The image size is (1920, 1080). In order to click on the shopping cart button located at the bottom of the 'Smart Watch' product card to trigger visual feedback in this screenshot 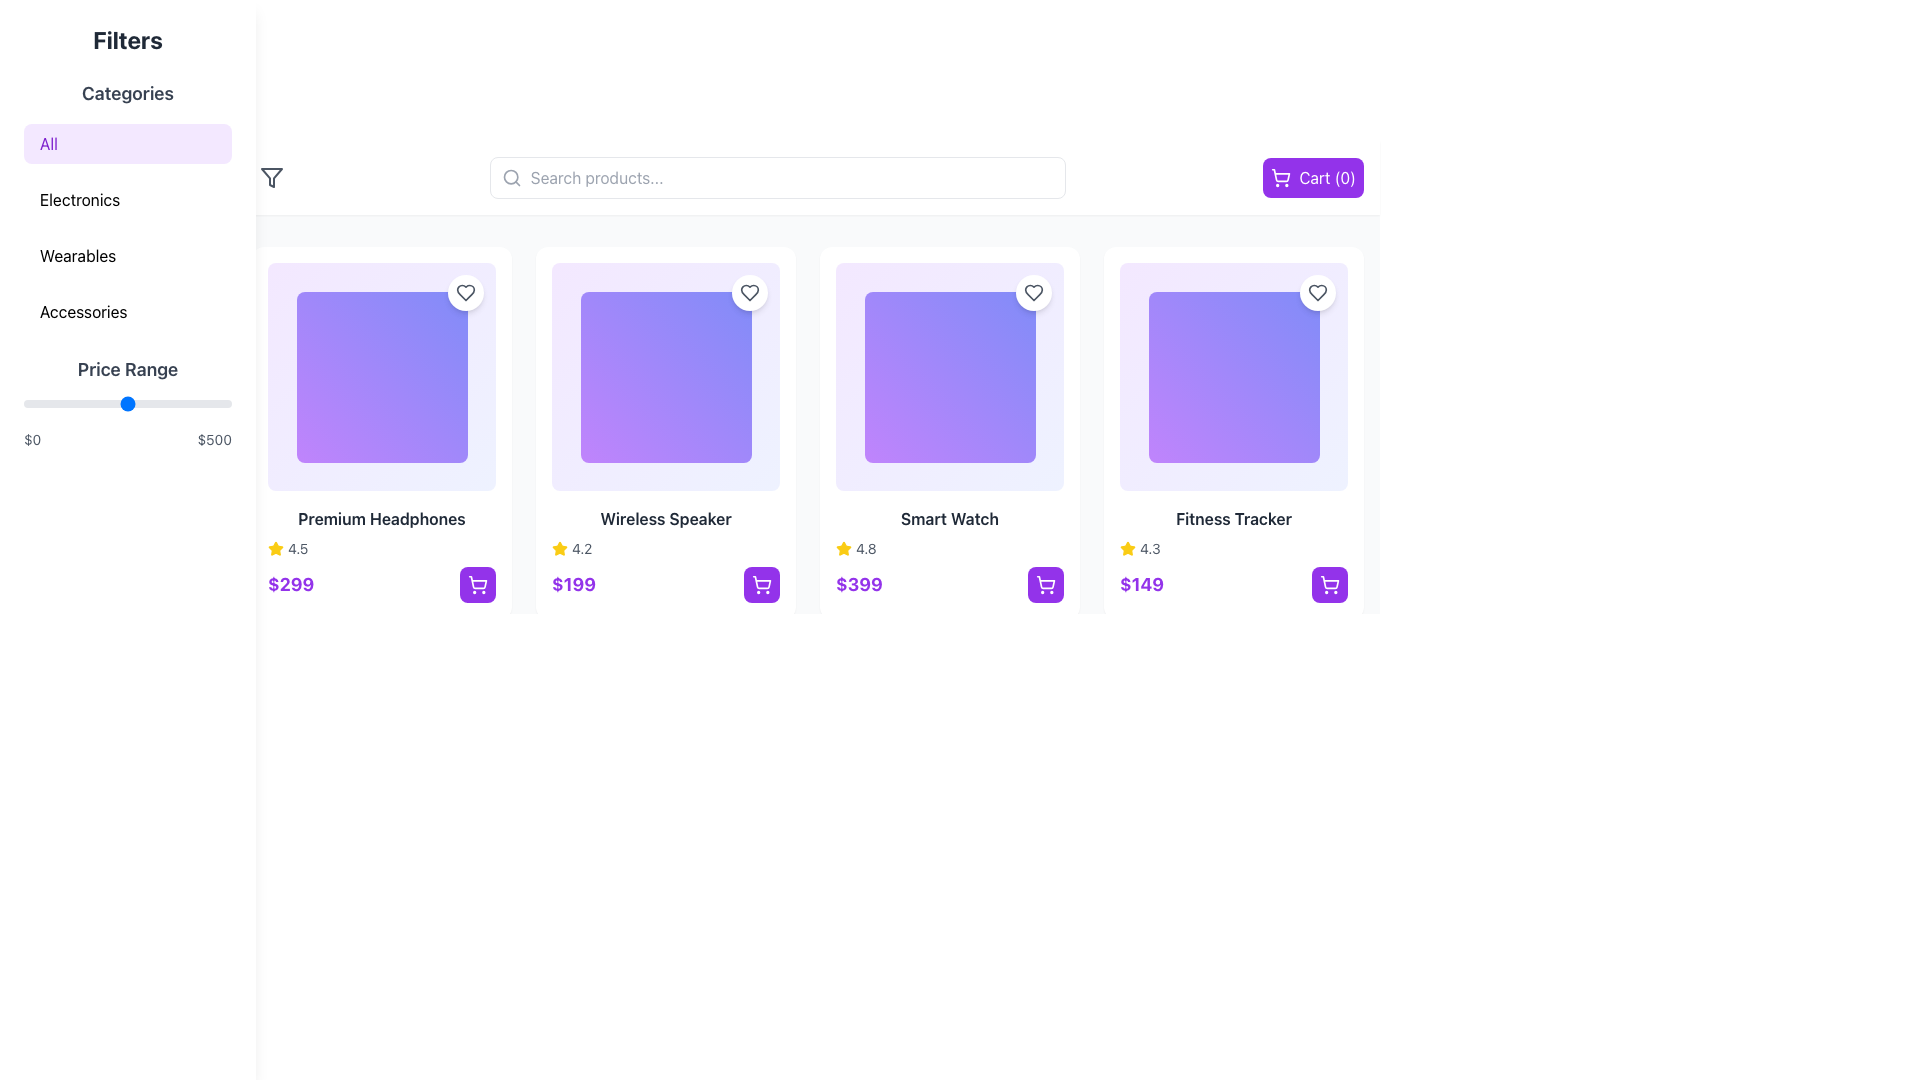, I will do `click(949, 585)`.